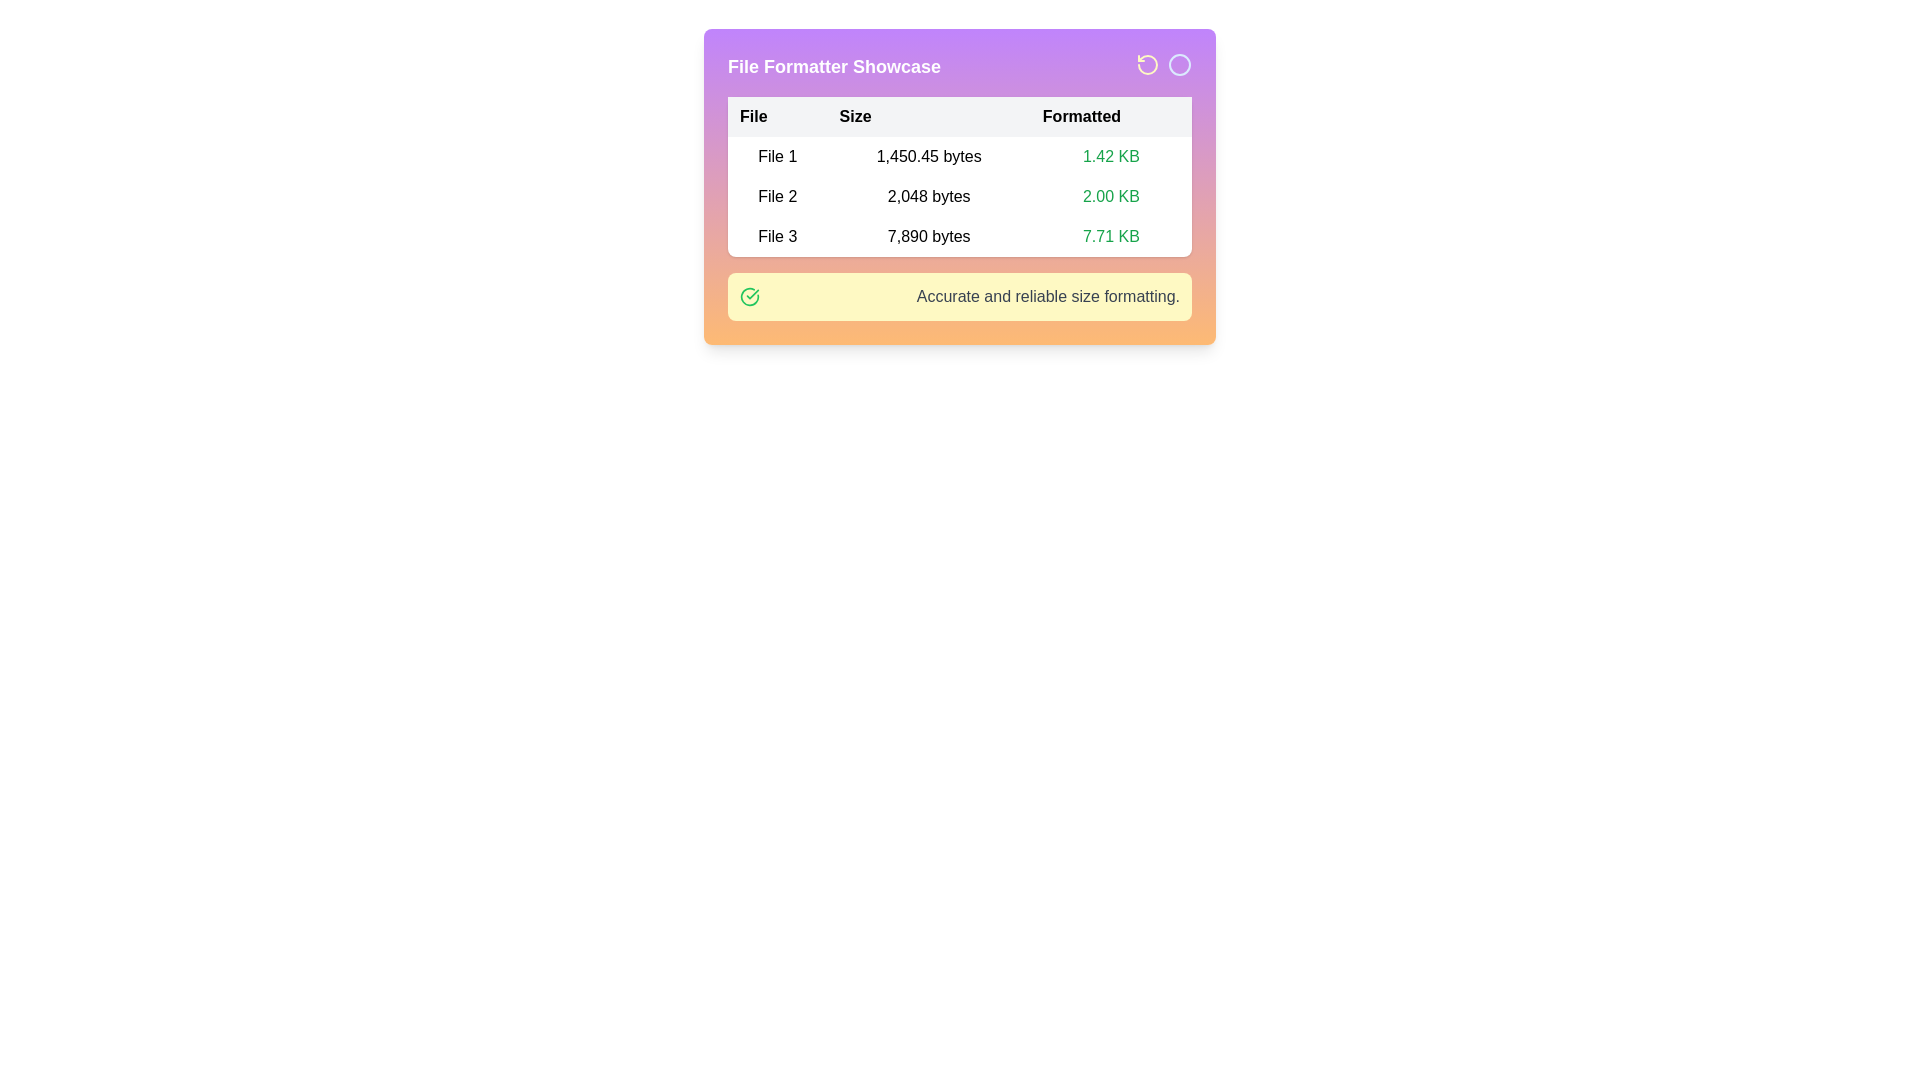 The image size is (1920, 1080). What do you see at coordinates (1110, 156) in the screenshot?
I see `the text label displaying the formatted size of 'File 1' located in the first row under the 'Formatted' column` at bounding box center [1110, 156].